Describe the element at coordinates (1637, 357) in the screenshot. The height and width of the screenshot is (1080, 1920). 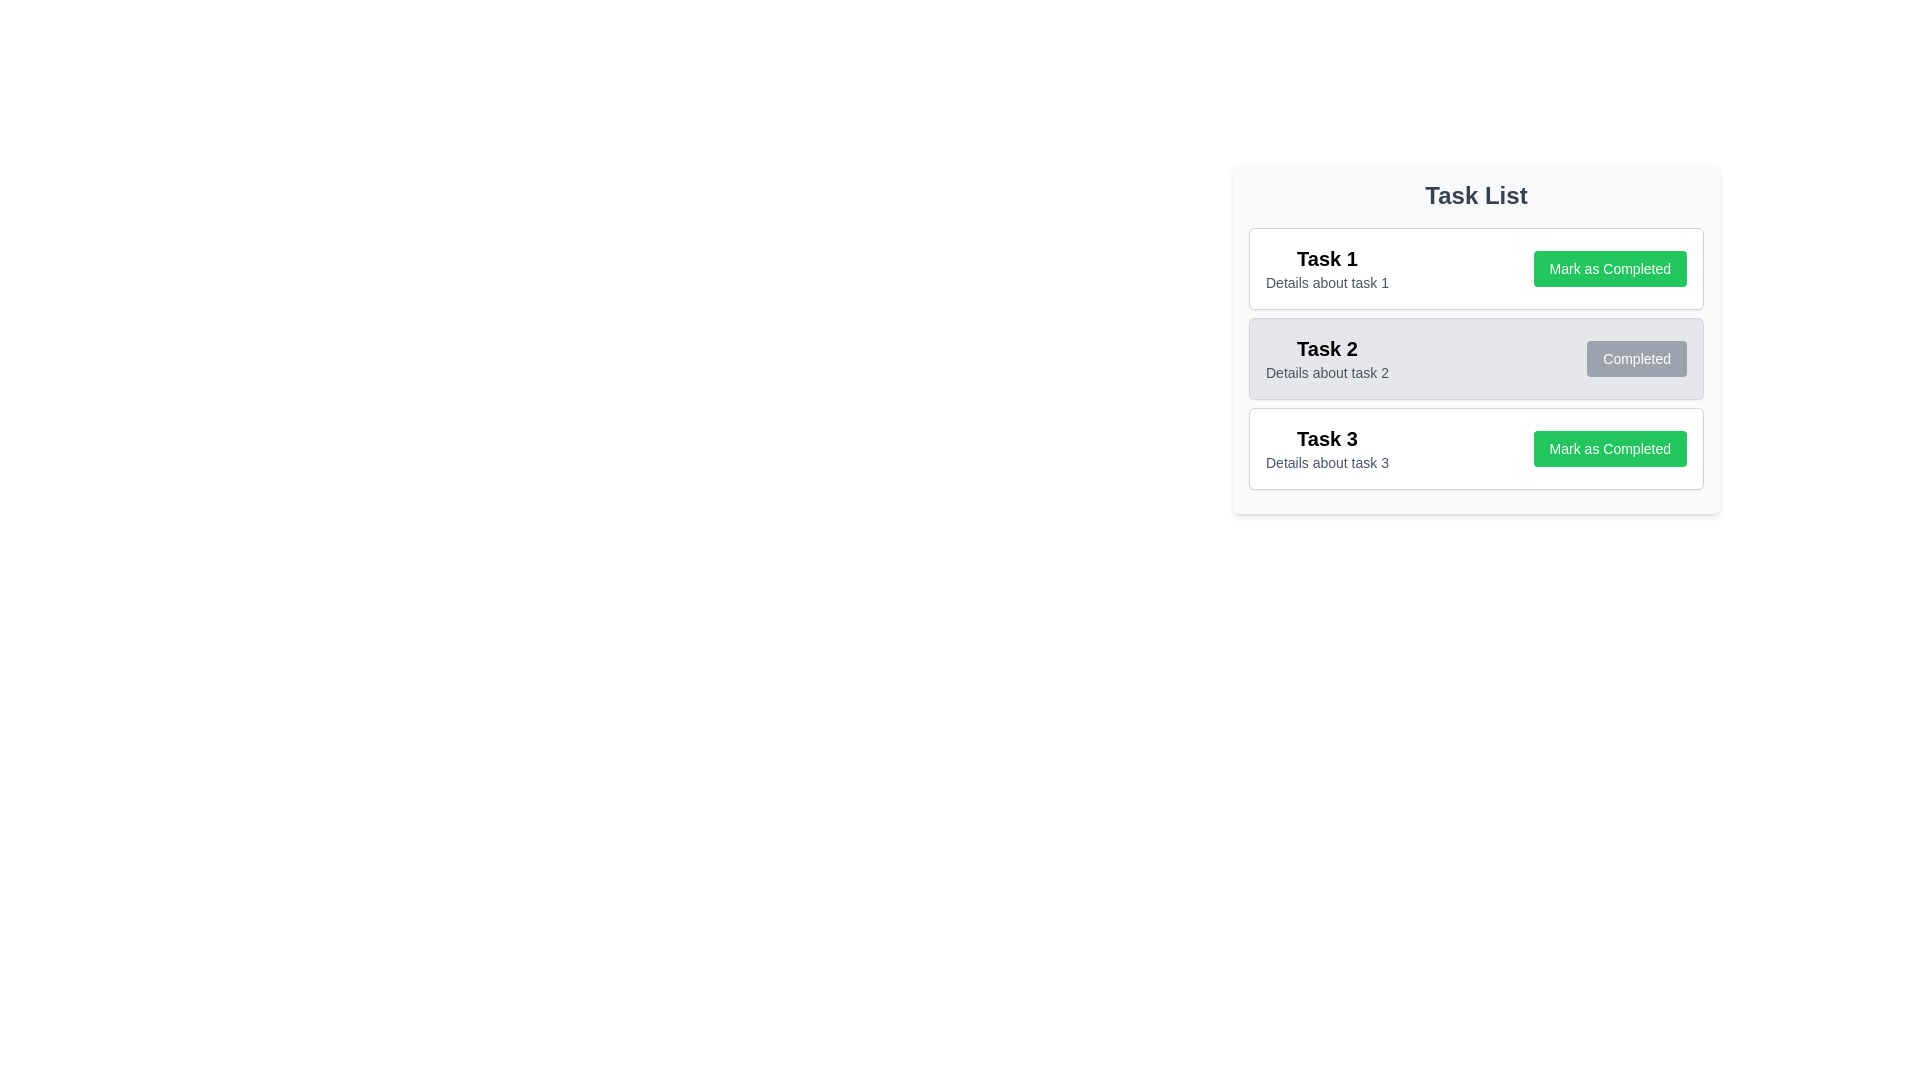
I see `the 'Completed' status button located on the right side of the gray background box for 'Task 2' in the 'Task List'` at that location.